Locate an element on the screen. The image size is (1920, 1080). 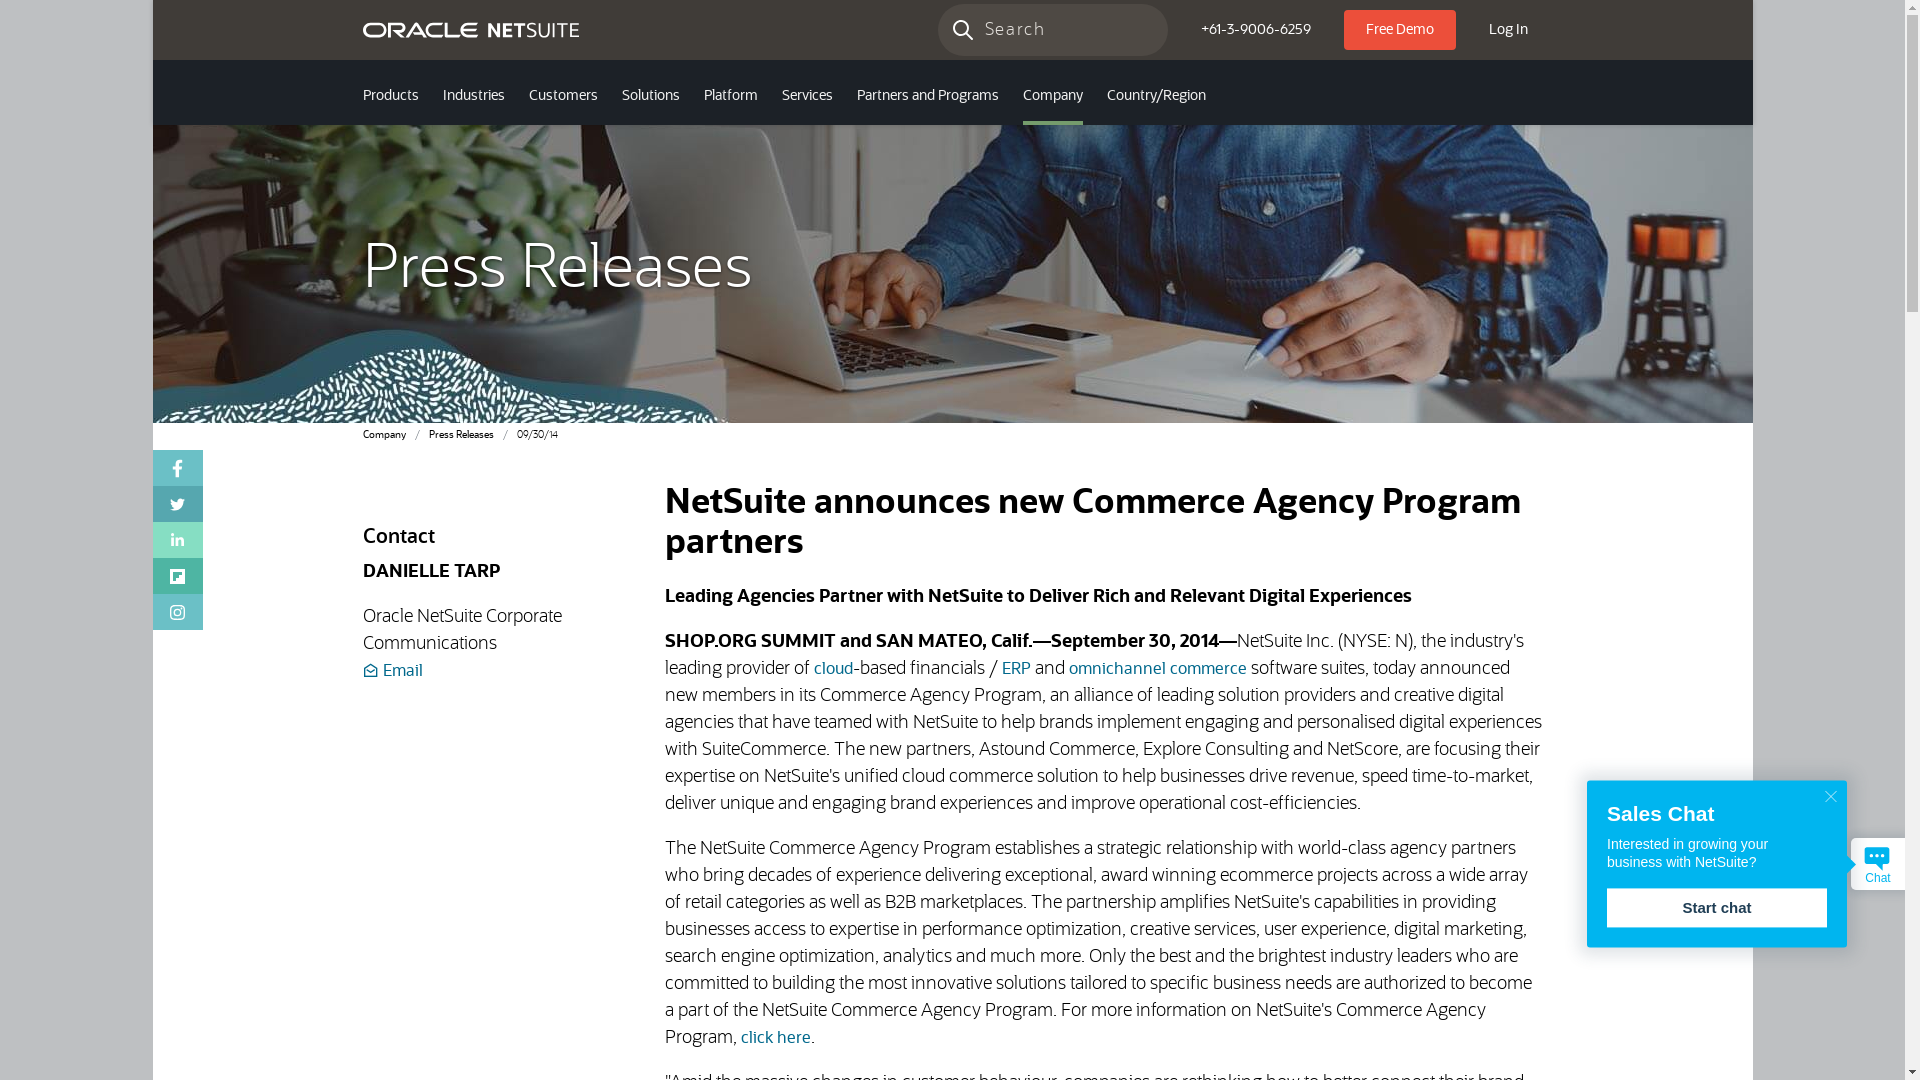
'ERP' is located at coordinates (1016, 668).